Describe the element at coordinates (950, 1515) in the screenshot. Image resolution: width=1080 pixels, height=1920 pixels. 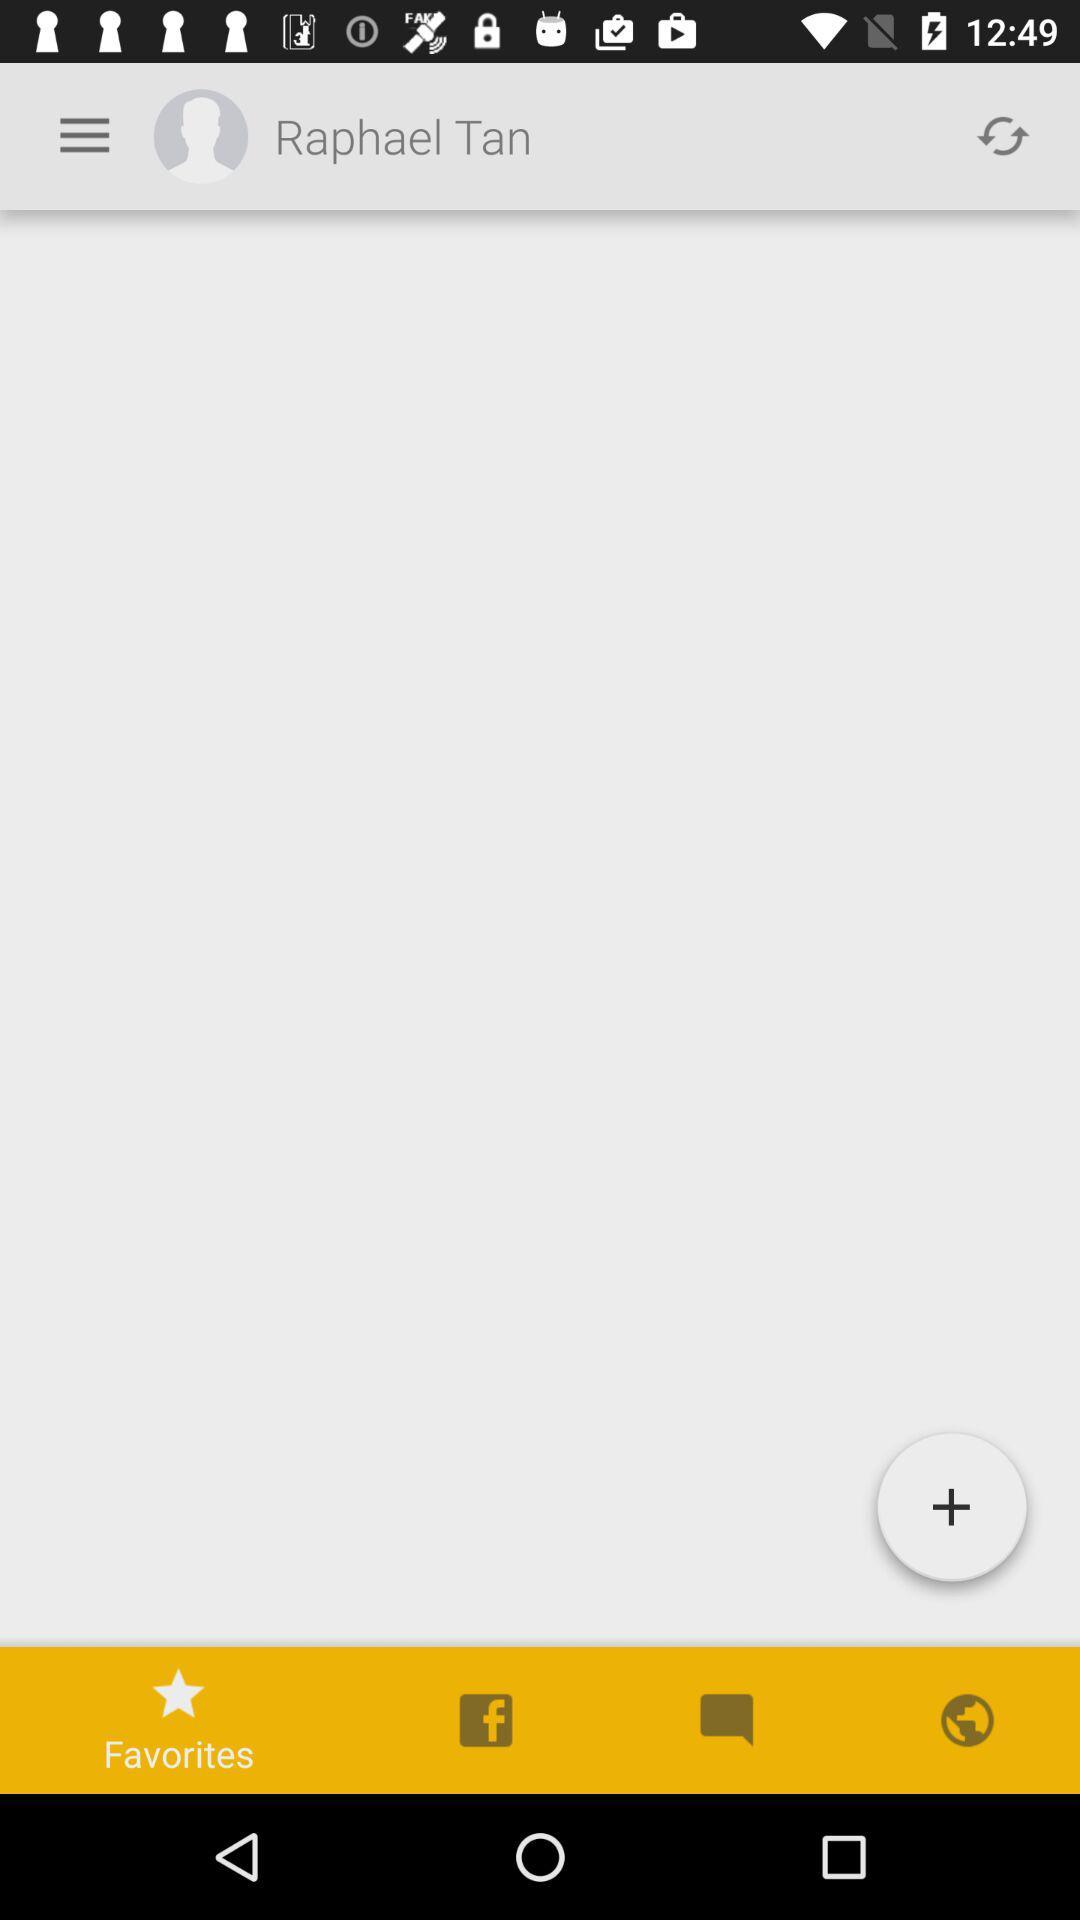
I see `the add icon` at that location.